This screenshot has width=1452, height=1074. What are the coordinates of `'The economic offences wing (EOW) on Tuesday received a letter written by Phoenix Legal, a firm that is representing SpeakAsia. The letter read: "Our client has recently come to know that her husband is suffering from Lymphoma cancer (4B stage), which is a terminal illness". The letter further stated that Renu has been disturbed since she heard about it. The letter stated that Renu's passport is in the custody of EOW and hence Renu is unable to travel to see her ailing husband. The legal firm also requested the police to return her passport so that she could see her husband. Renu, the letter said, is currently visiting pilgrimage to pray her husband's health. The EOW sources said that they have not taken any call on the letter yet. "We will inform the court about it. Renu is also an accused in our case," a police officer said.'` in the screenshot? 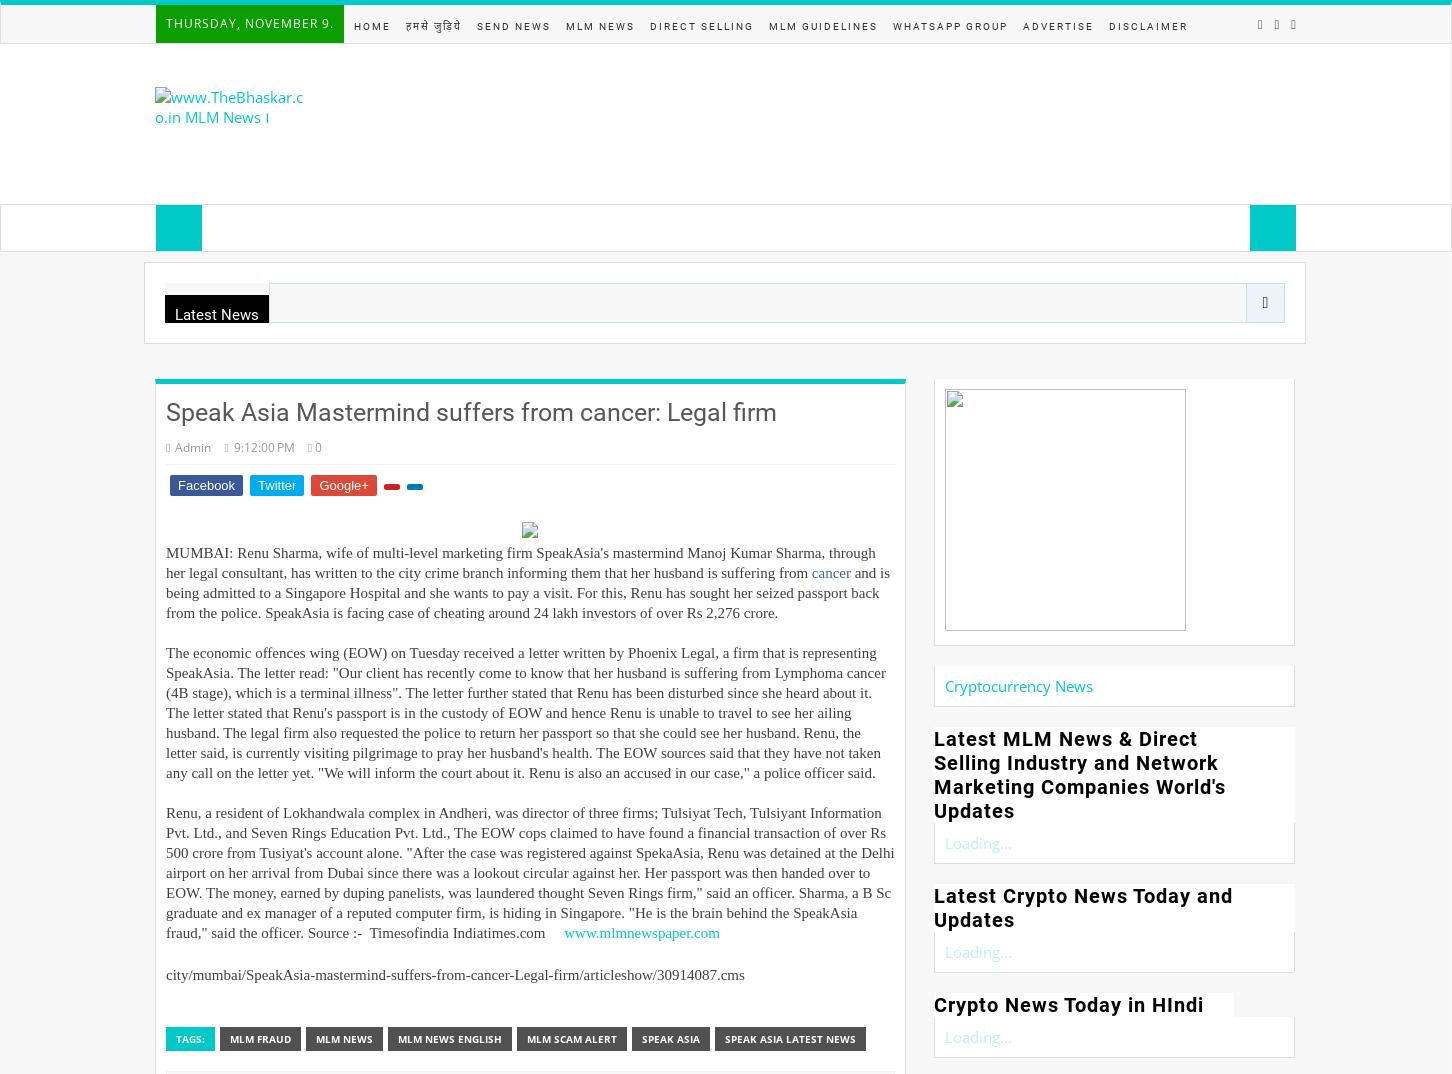 It's located at (165, 713).